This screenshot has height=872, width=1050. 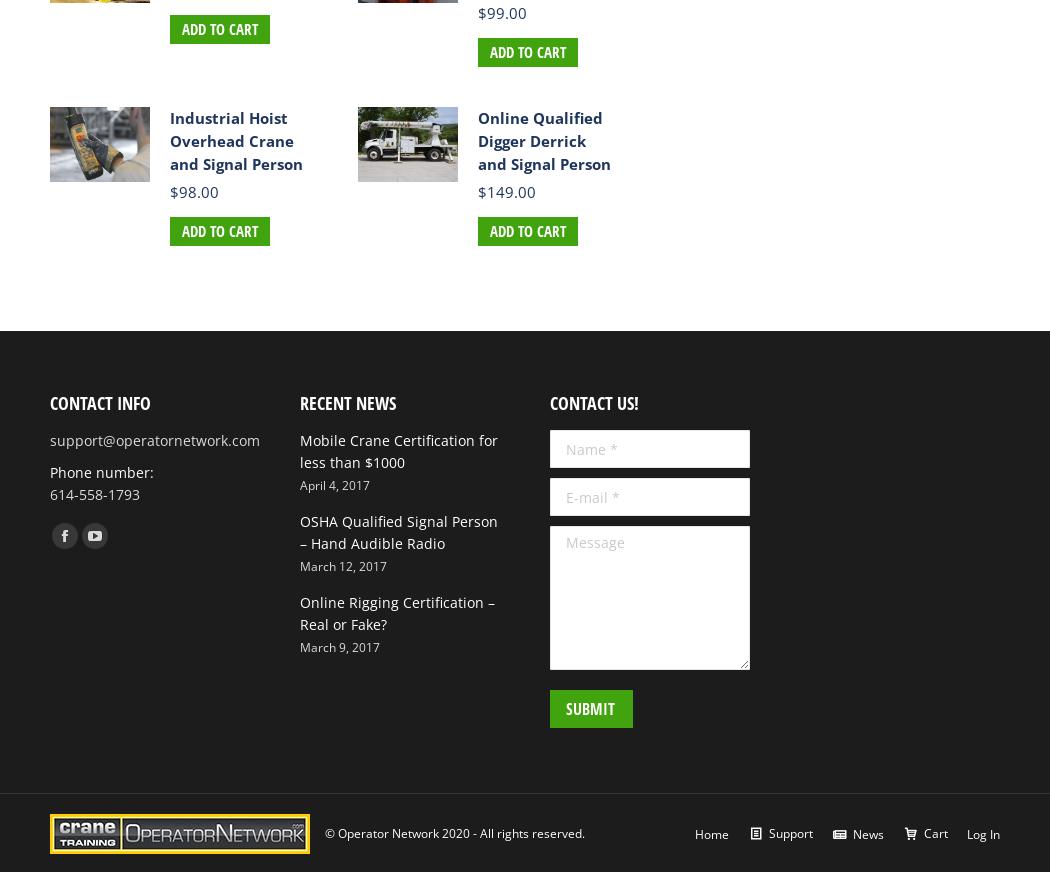 What do you see at coordinates (101, 471) in the screenshot?
I see `'Phone number:'` at bounding box center [101, 471].